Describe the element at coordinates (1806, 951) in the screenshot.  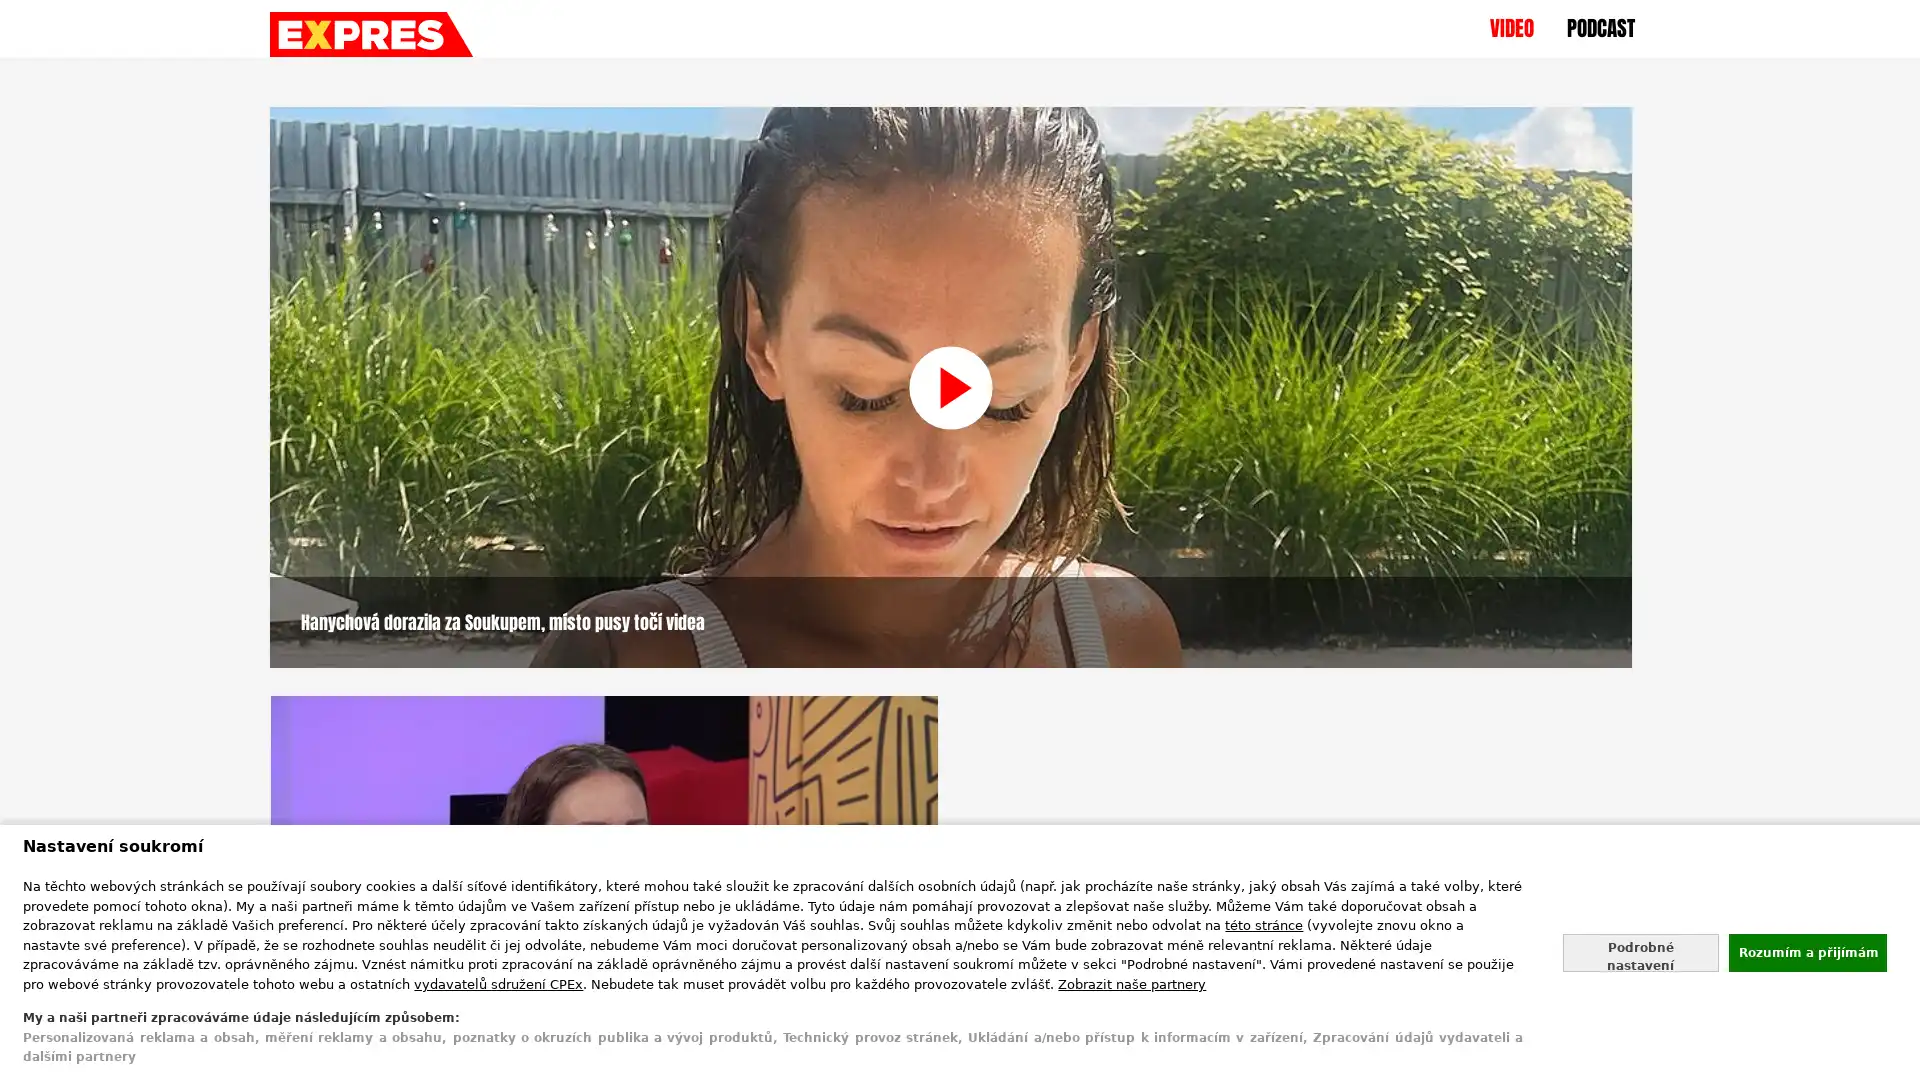
I see `Souhlasit s nasim zpracovanim udaju a zavrit` at that location.